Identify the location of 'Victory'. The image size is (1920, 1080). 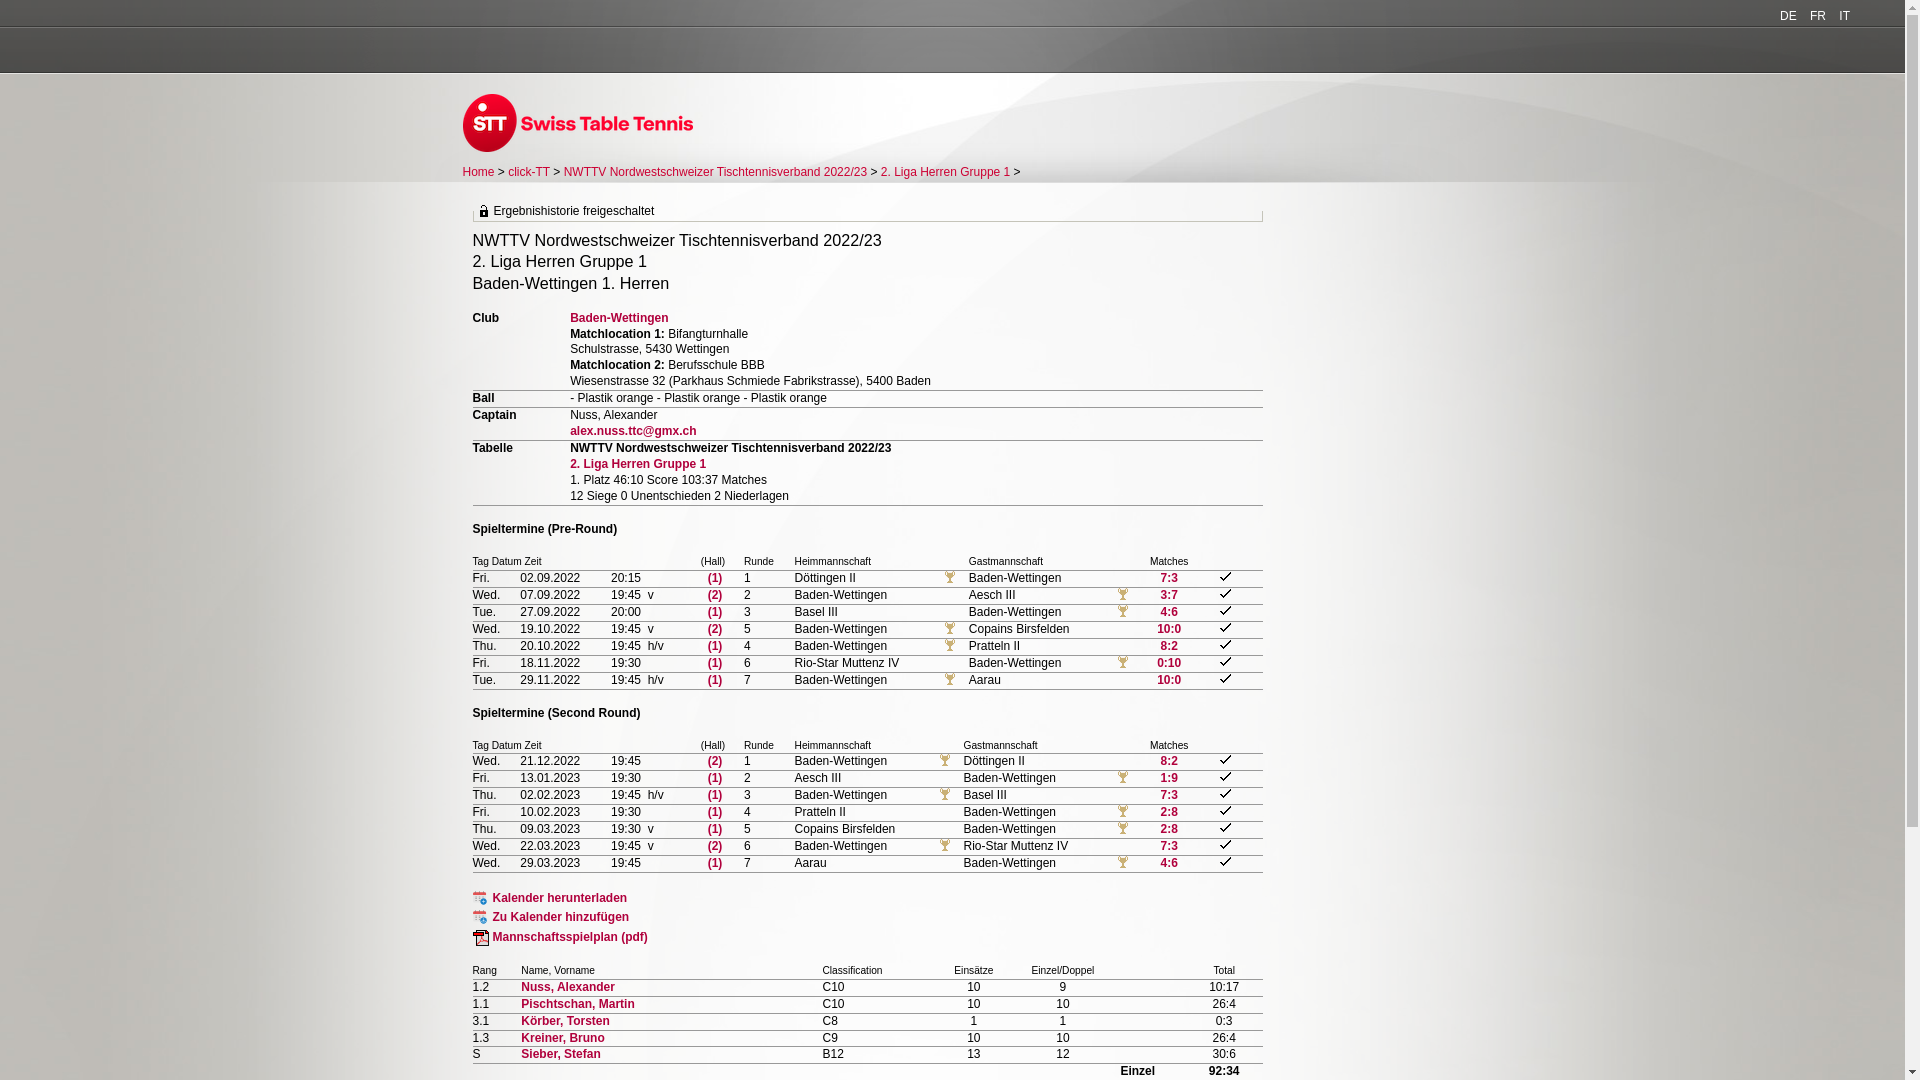
(1117, 593).